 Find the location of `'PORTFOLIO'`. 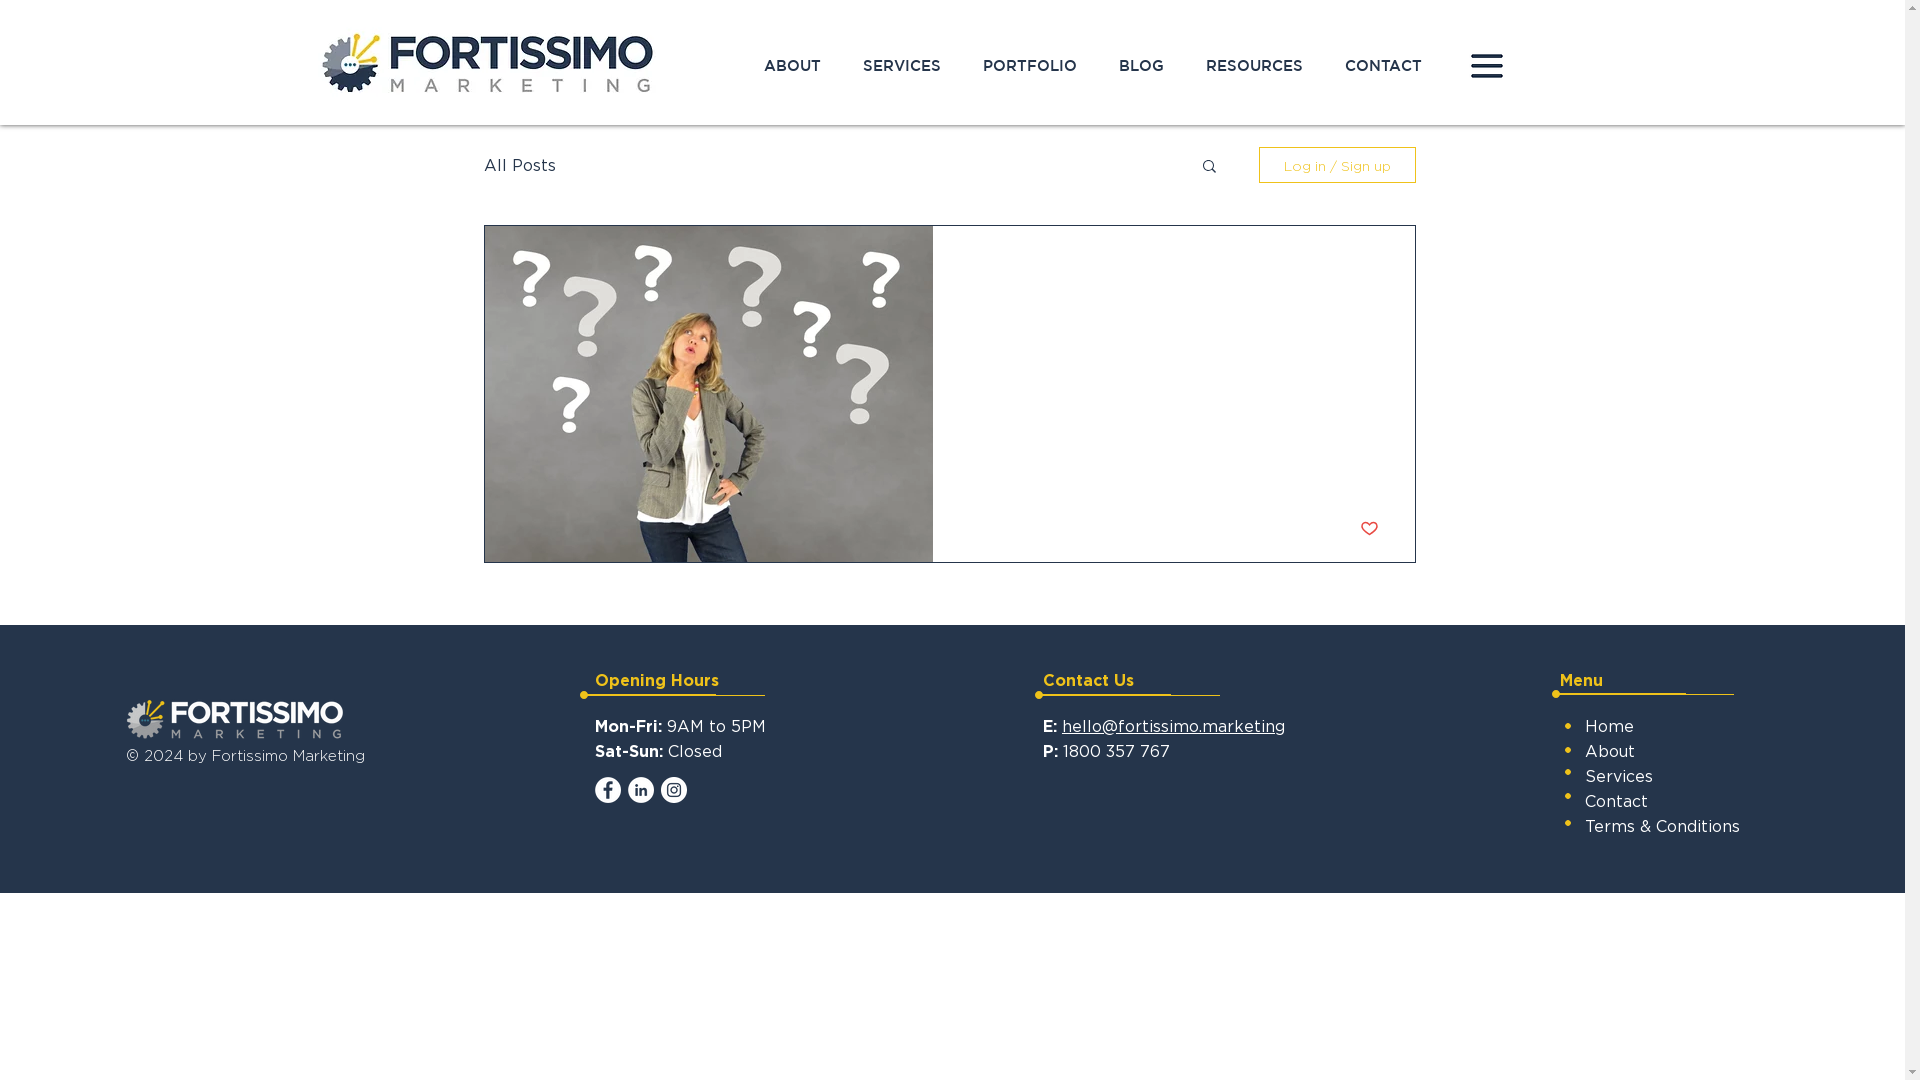

'PORTFOLIO' is located at coordinates (1030, 64).